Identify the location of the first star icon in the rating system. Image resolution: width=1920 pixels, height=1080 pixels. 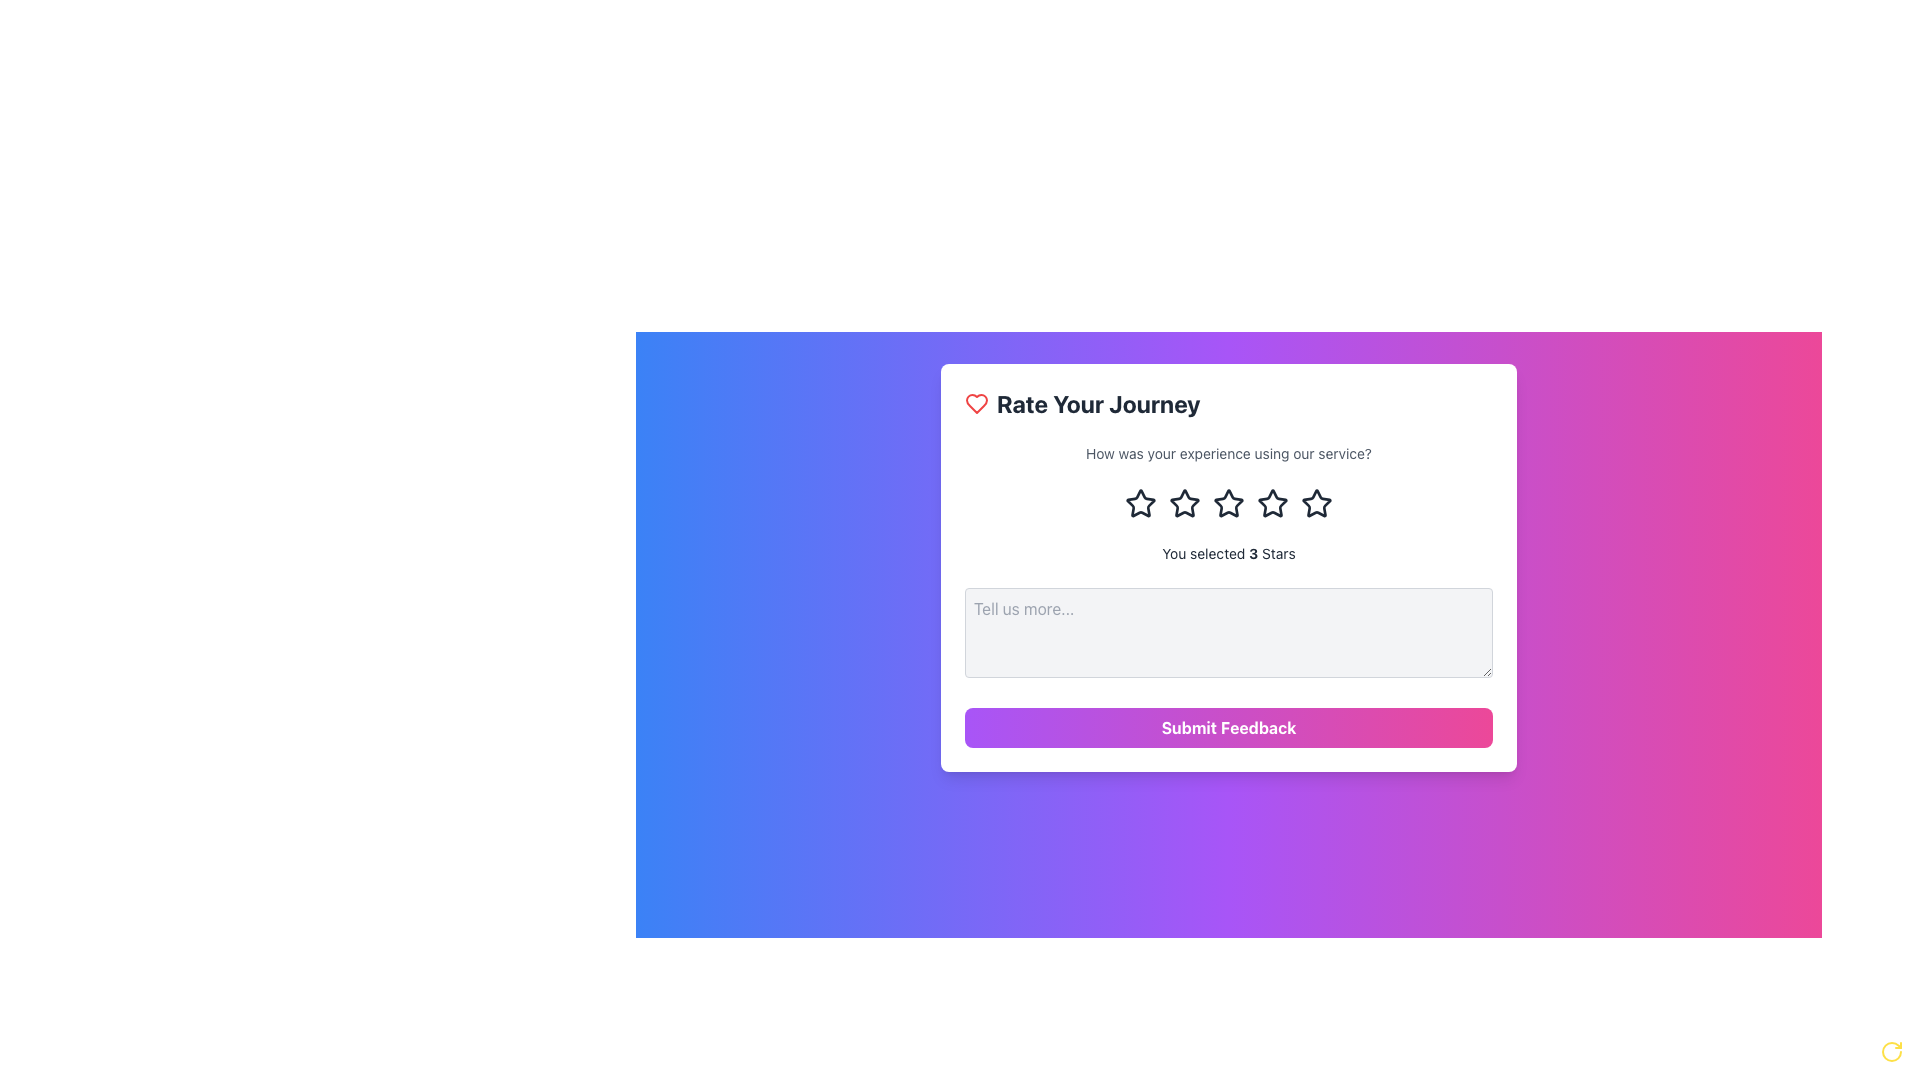
(1141, 503).